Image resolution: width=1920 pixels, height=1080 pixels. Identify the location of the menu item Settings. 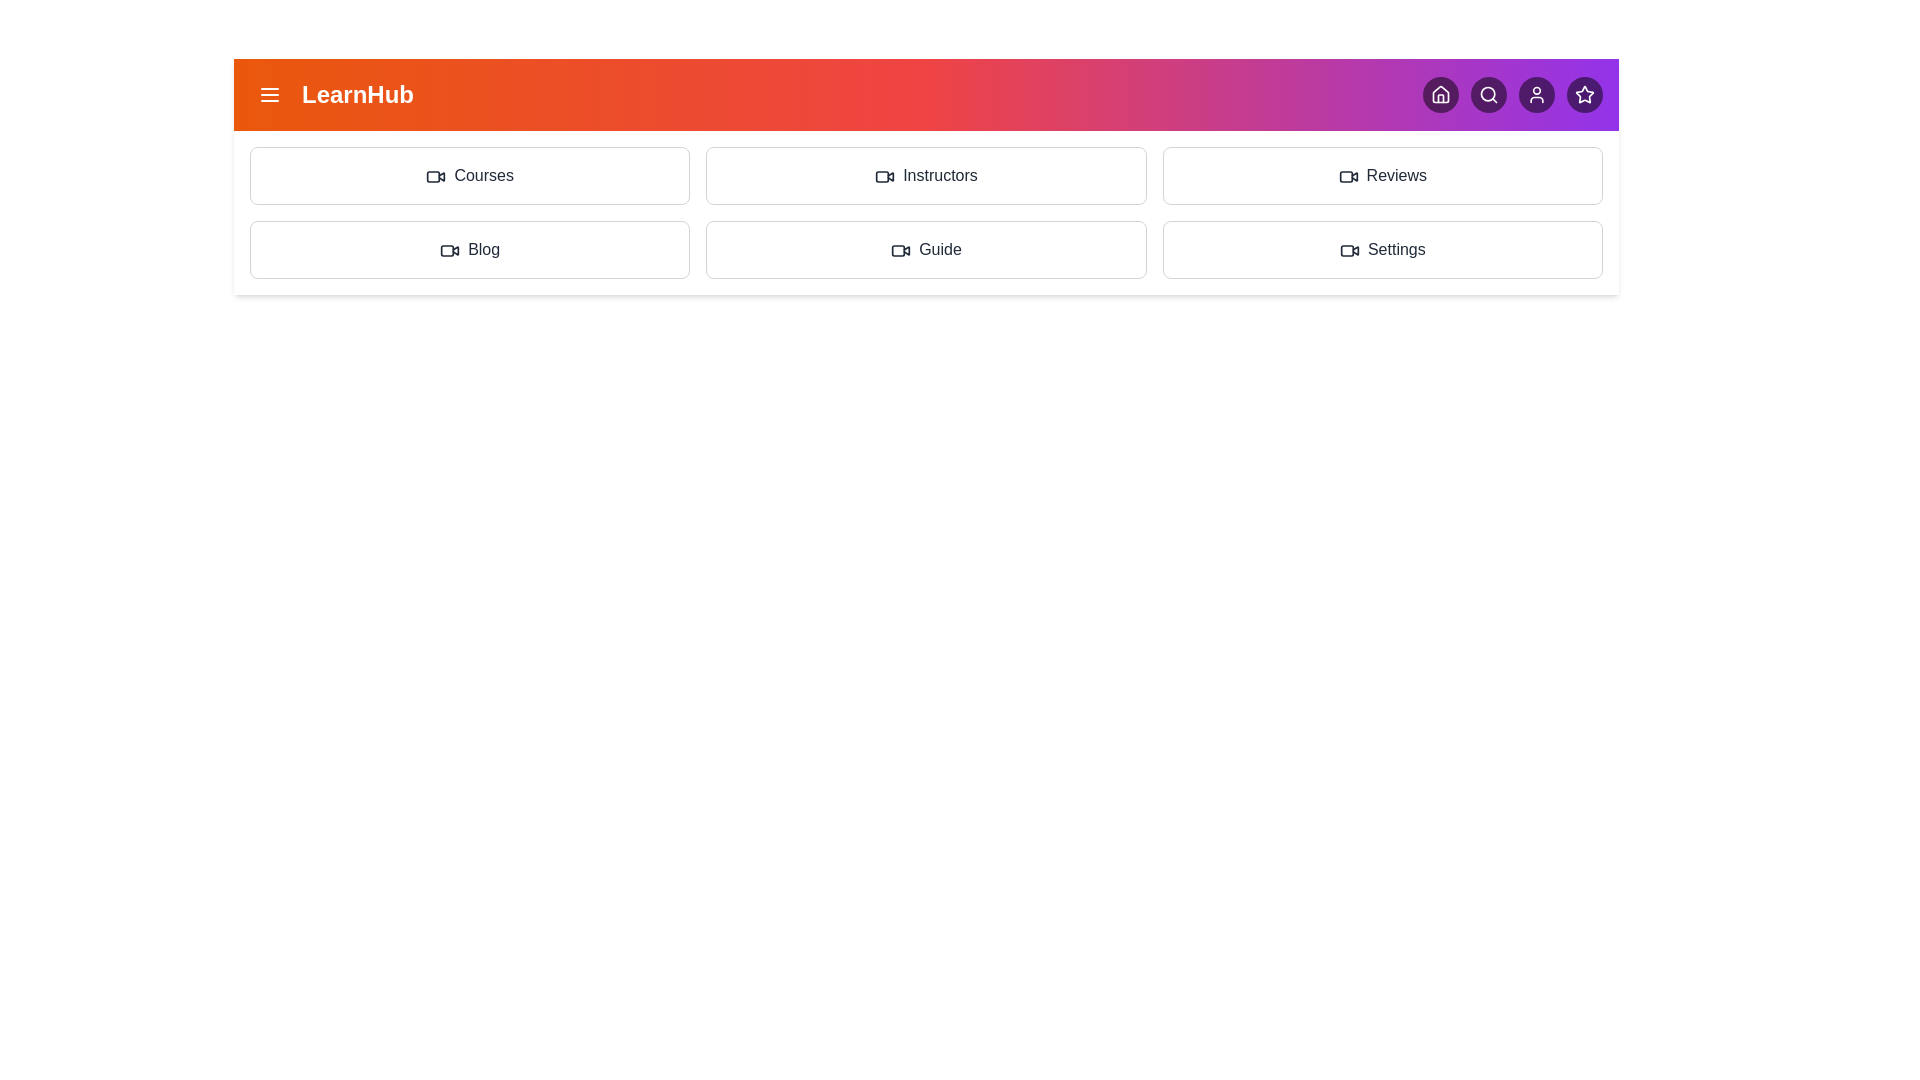
(1381, 249).